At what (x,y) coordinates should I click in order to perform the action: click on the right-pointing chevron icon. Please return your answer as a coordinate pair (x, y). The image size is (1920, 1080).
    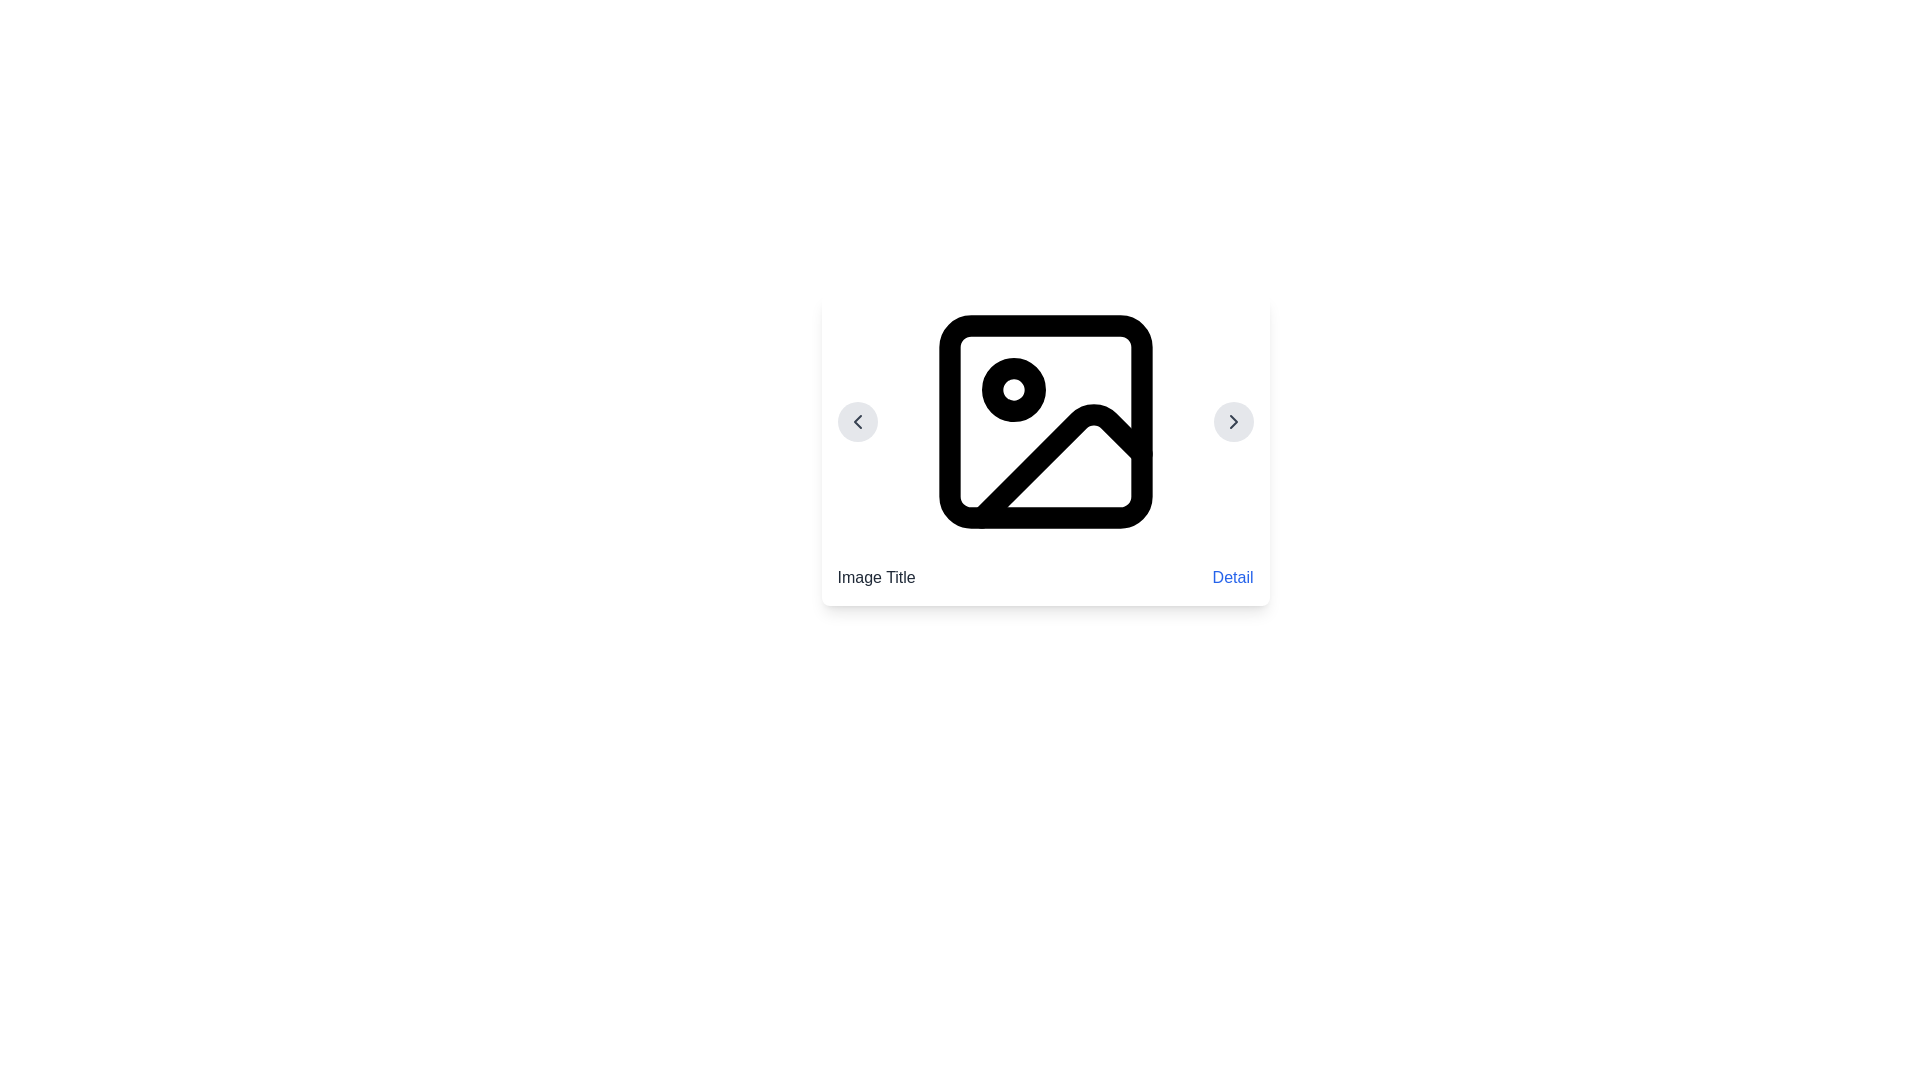
    Looking at the image, I should click on (1232, 420).